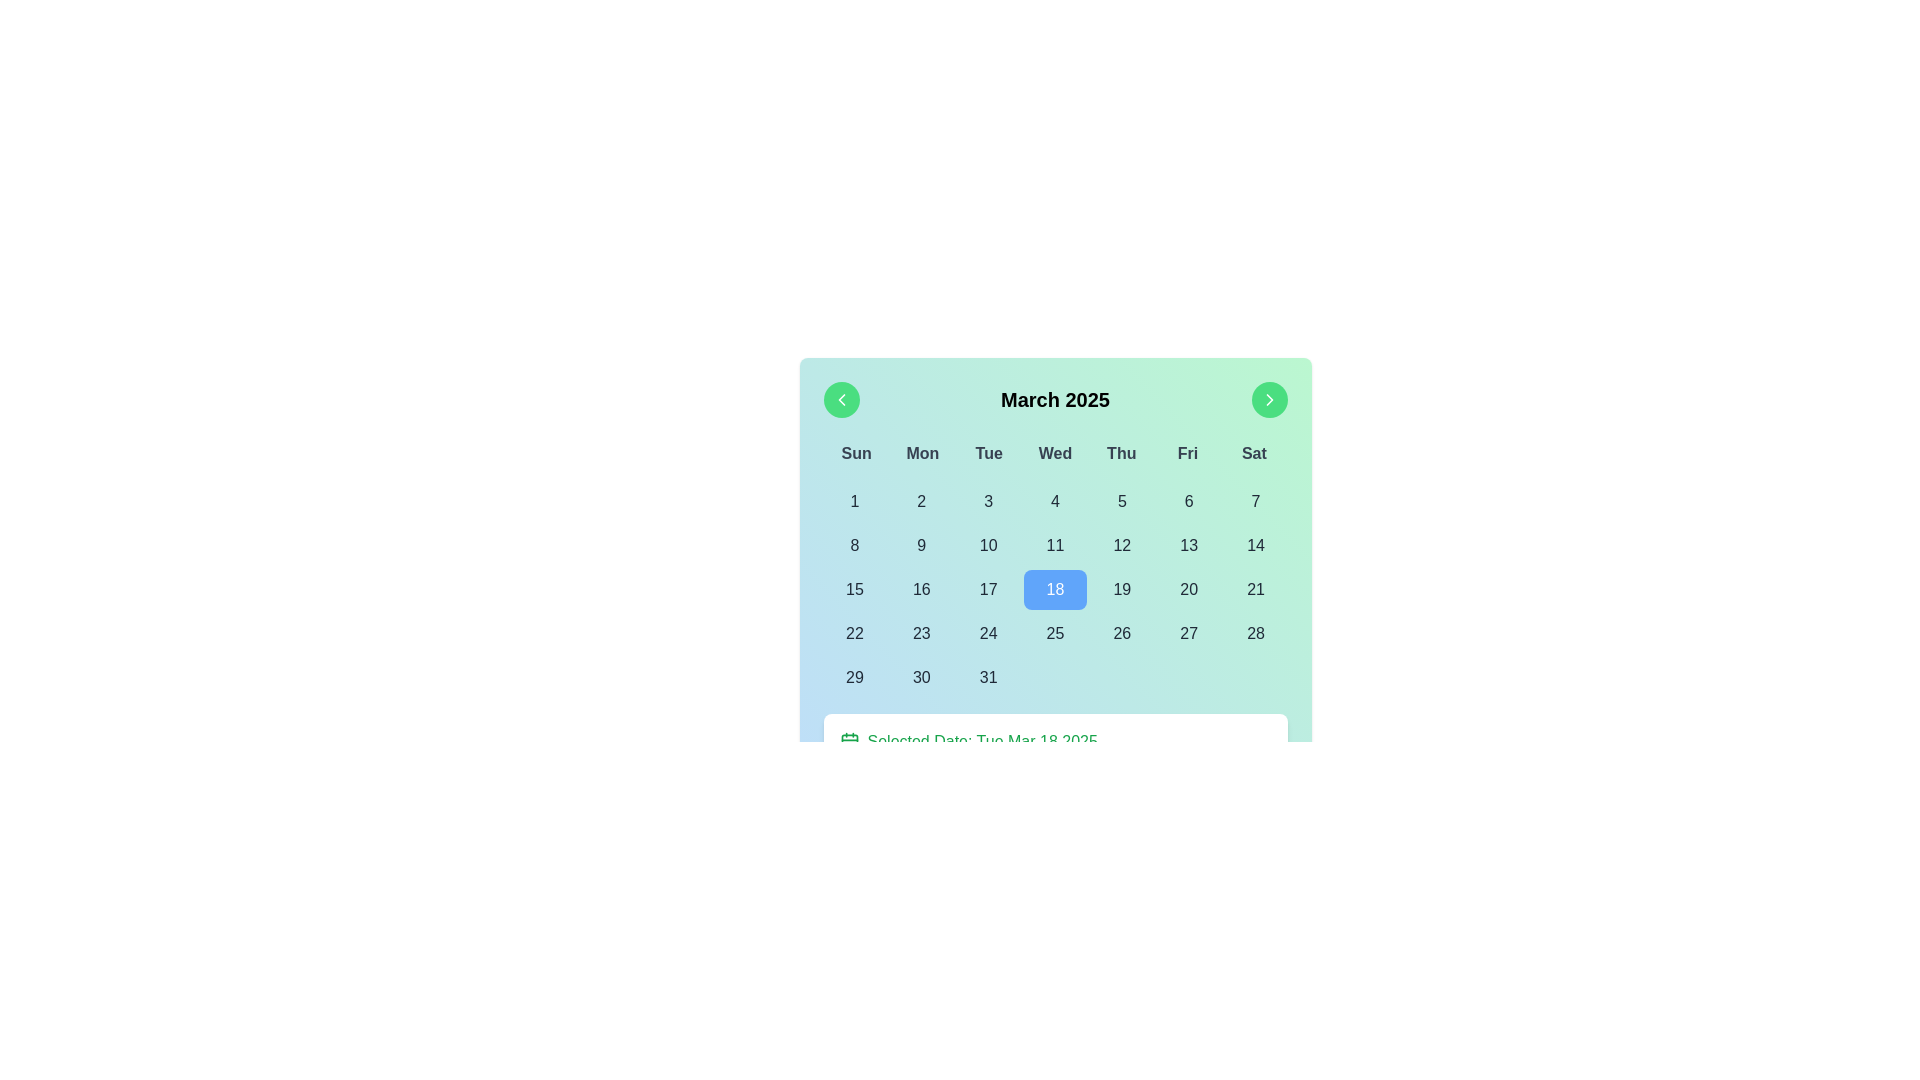 This screenshot has width=1920, height=1080. I want to click on the button displaying the number '28', which is a text-based rectangular button with a rounded border located in the grid of dates for March 2025, so click(1255, 633).